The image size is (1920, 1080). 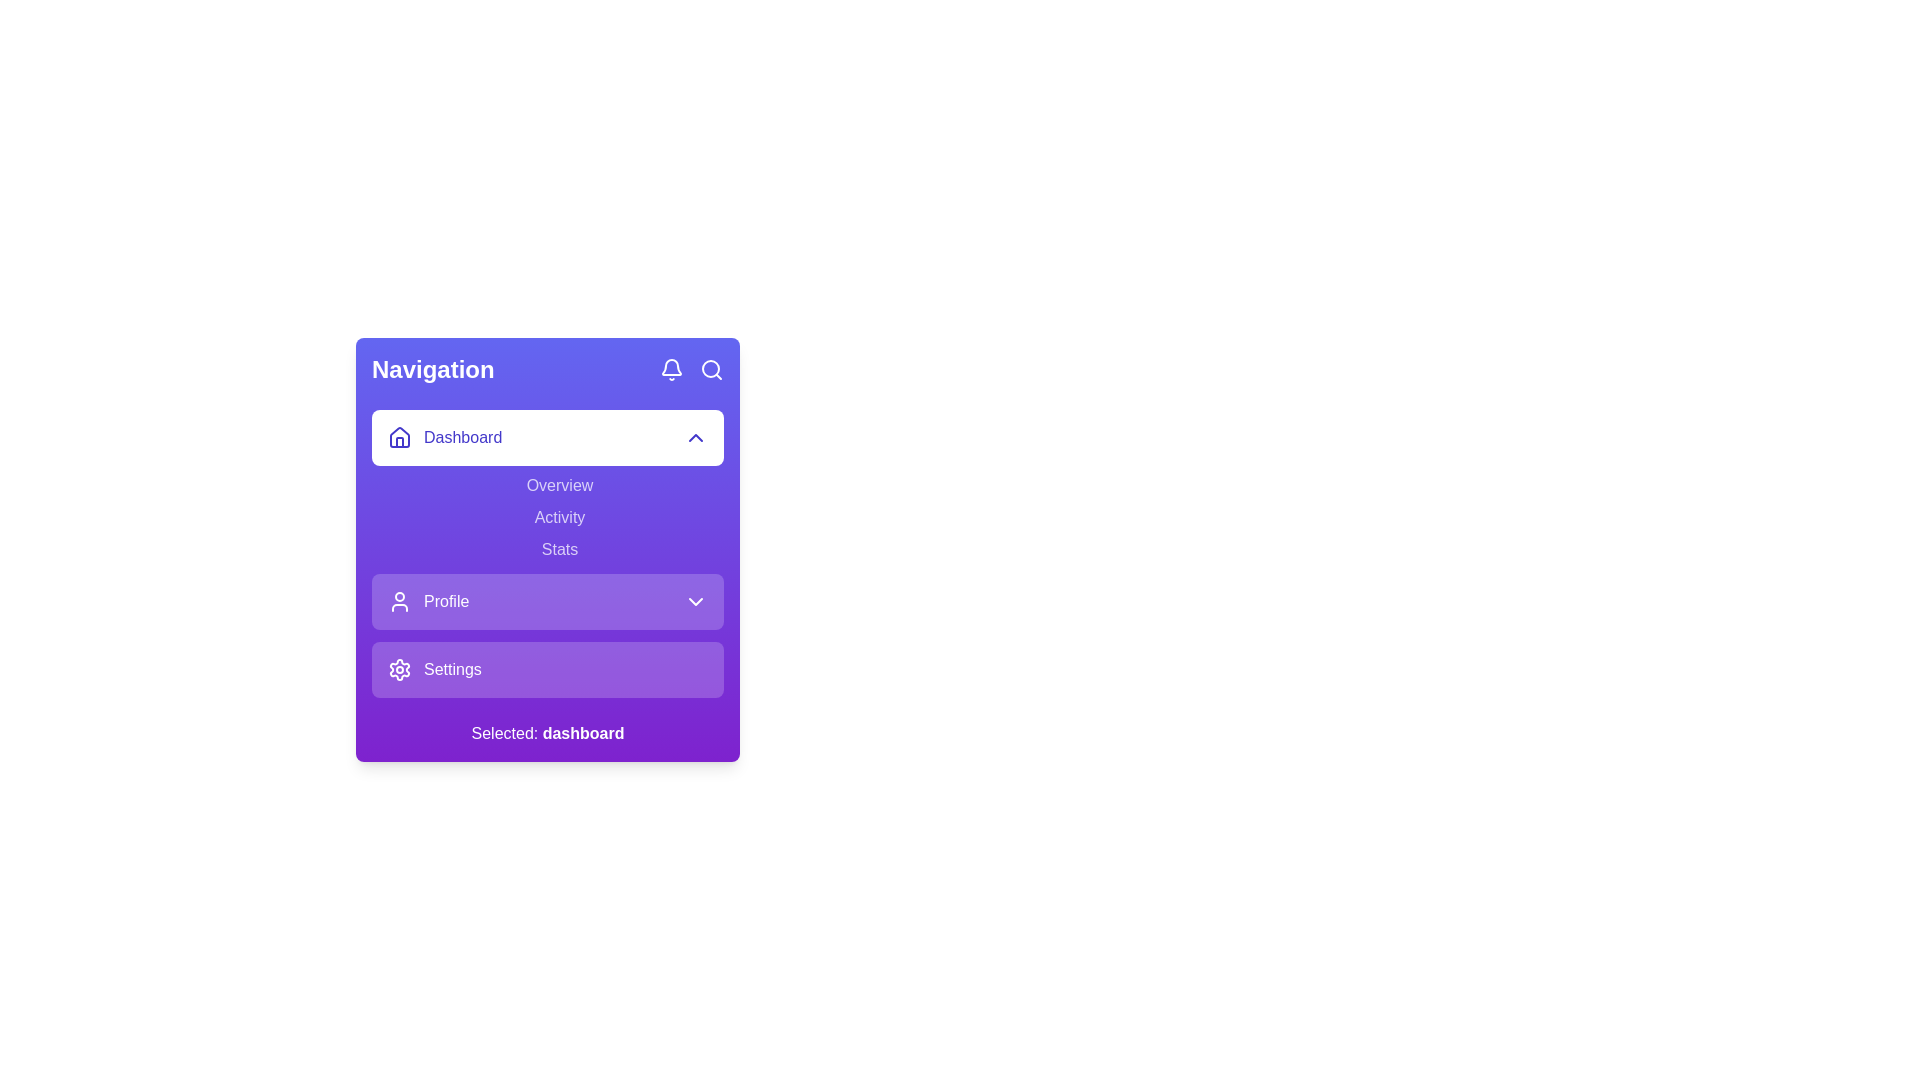 What do you see at coordinates (399, 670) in the screenshot?
I see `the gear-shaped icon with a purple background located in the settings section of the navigation sidebar, positioned to the left of the text 'Settings'` at bounding box center [399, 670].